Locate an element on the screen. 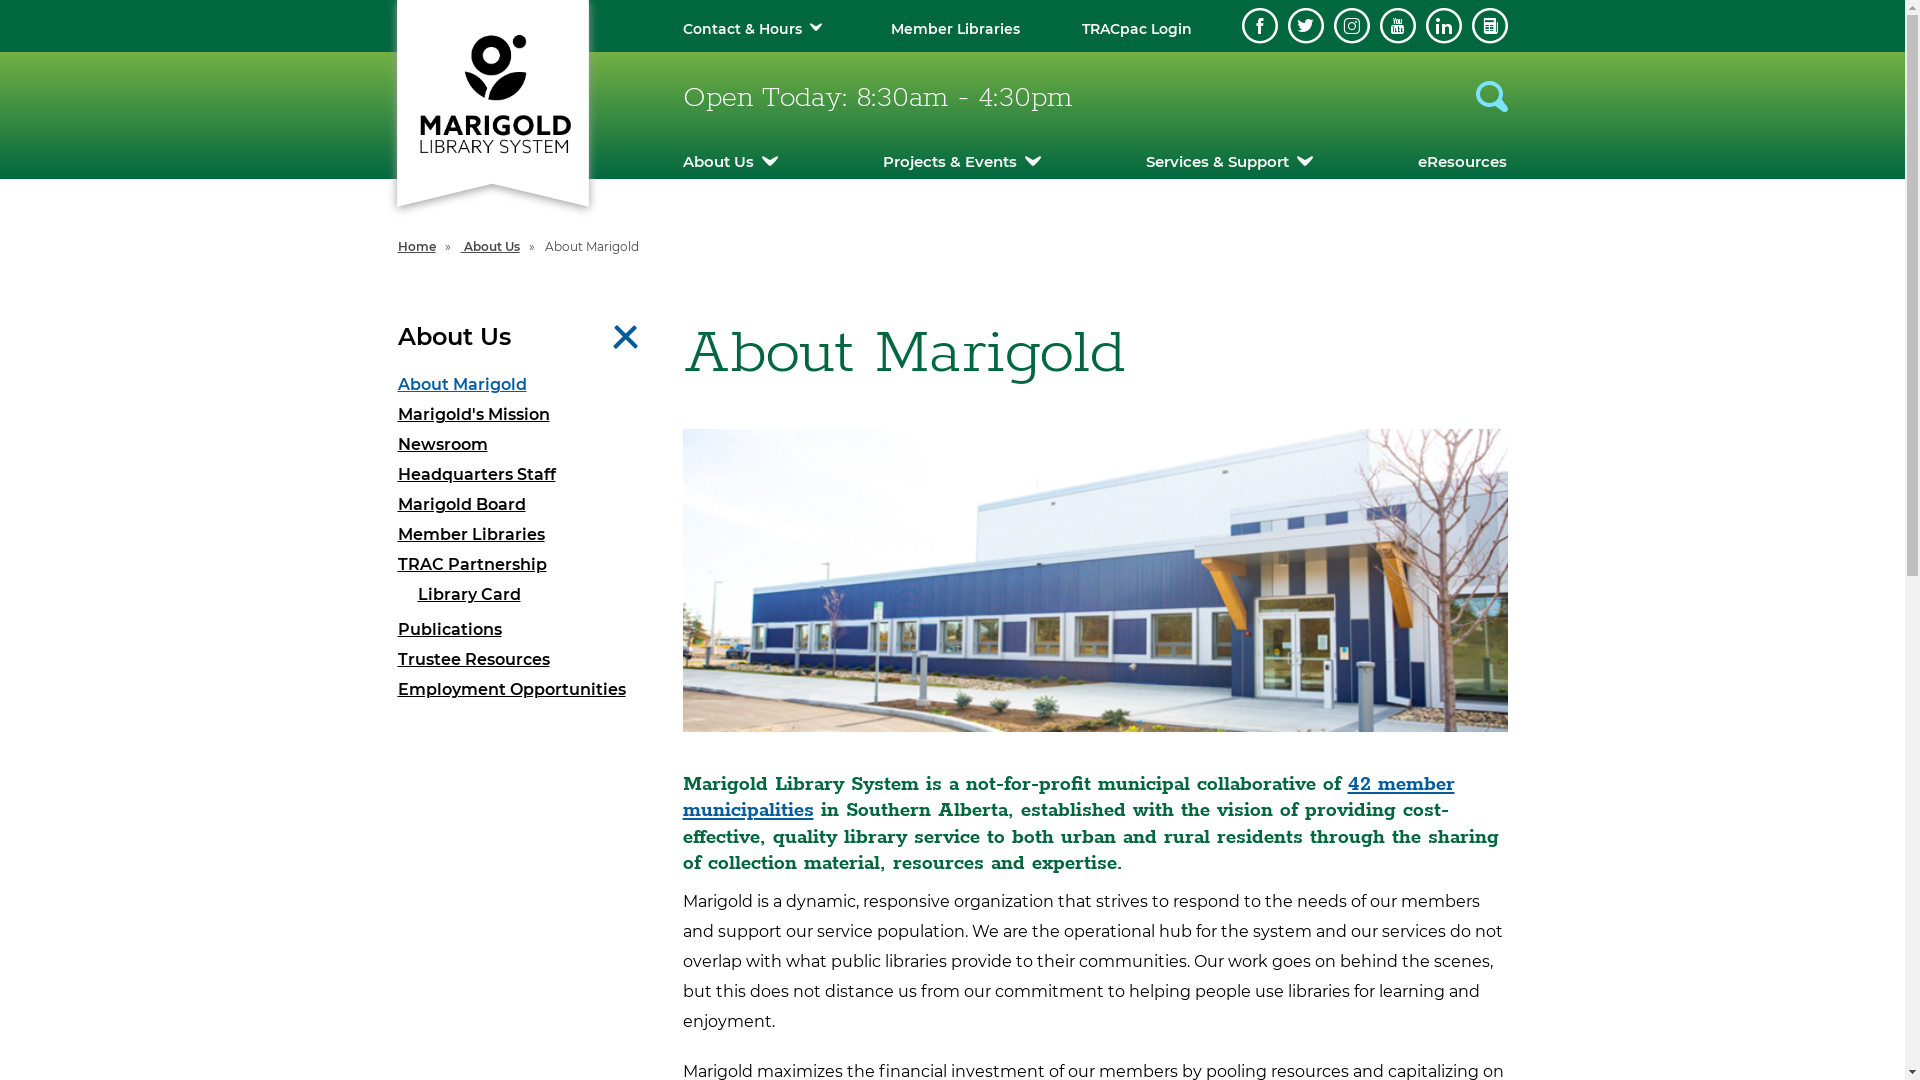 The width and height of the screenshot is (1920, 1080). 'Member Libraries' is located at coordinates (954, 29).